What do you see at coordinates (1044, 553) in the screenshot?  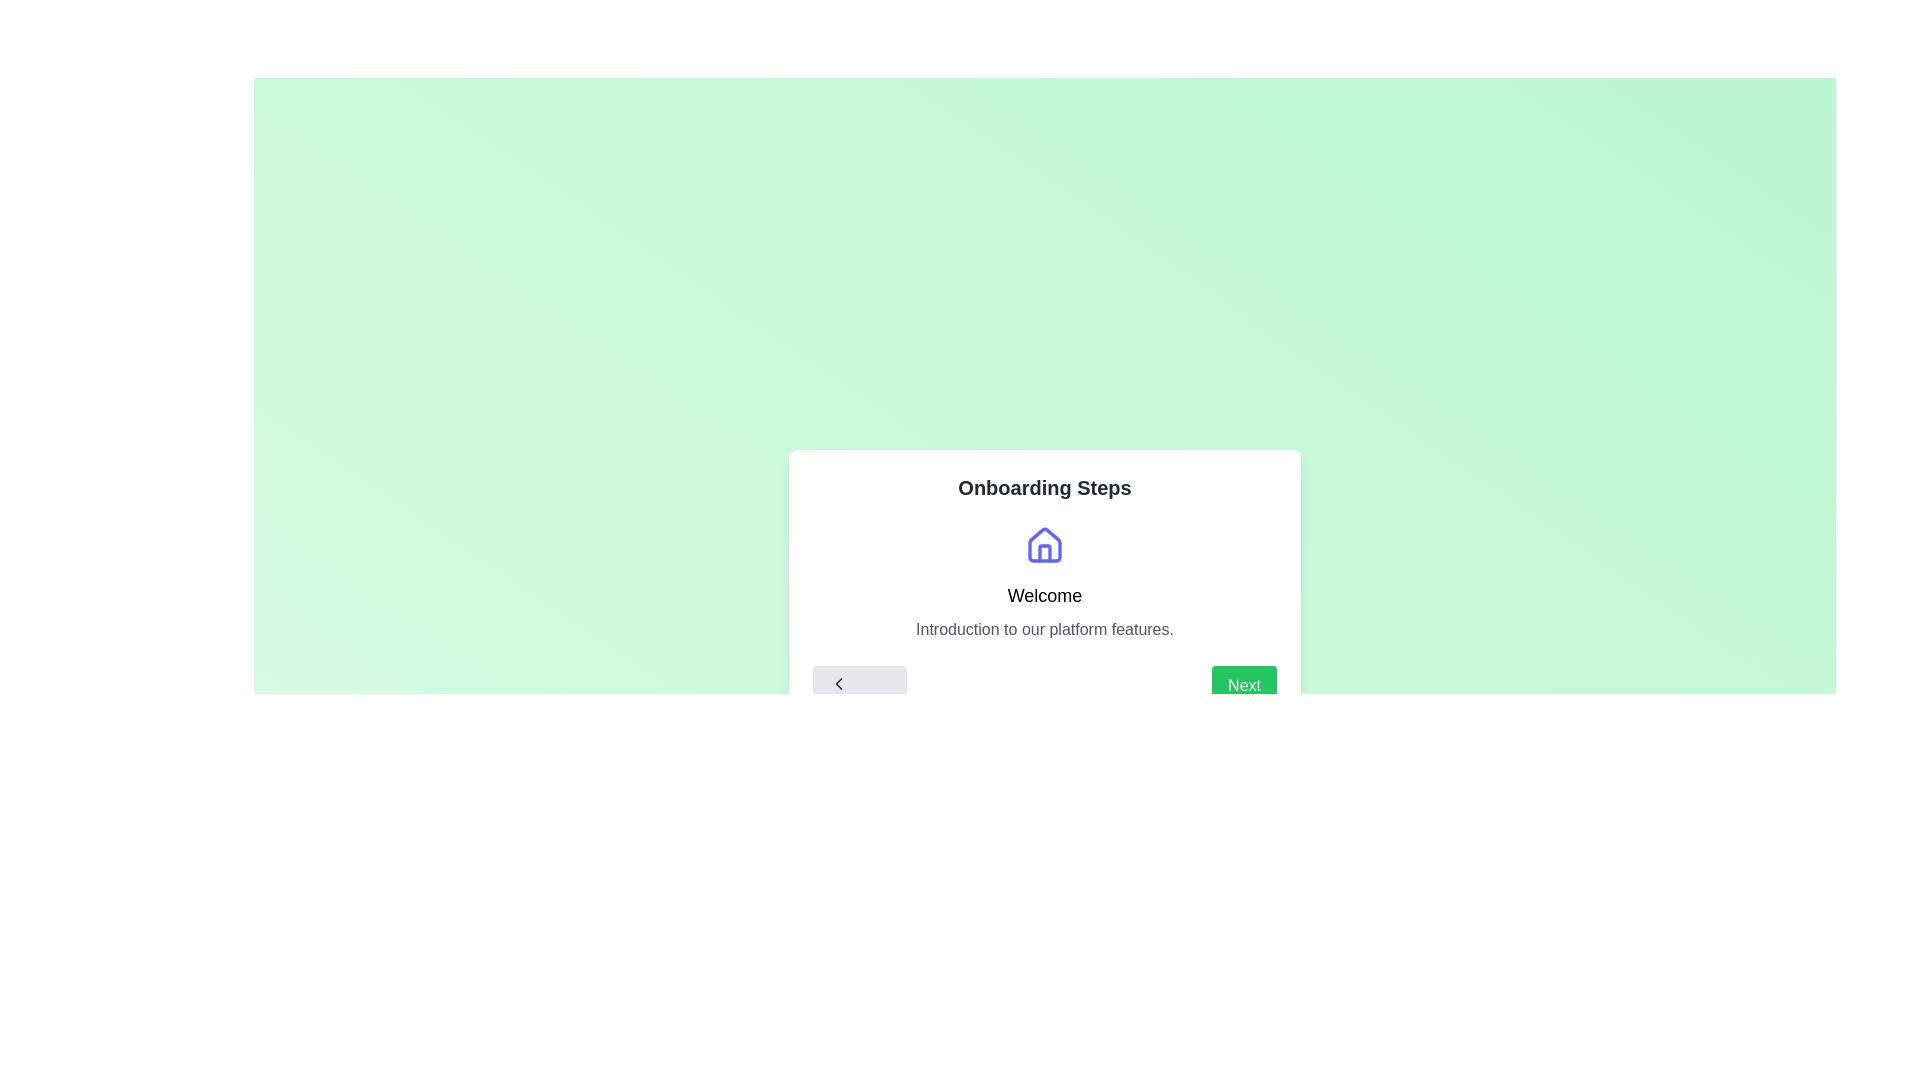 I see `the house icon represented by a vertical rectangle shape centrally located within the 'Onboarding Steps' card` at bounding box center [1044, 553].